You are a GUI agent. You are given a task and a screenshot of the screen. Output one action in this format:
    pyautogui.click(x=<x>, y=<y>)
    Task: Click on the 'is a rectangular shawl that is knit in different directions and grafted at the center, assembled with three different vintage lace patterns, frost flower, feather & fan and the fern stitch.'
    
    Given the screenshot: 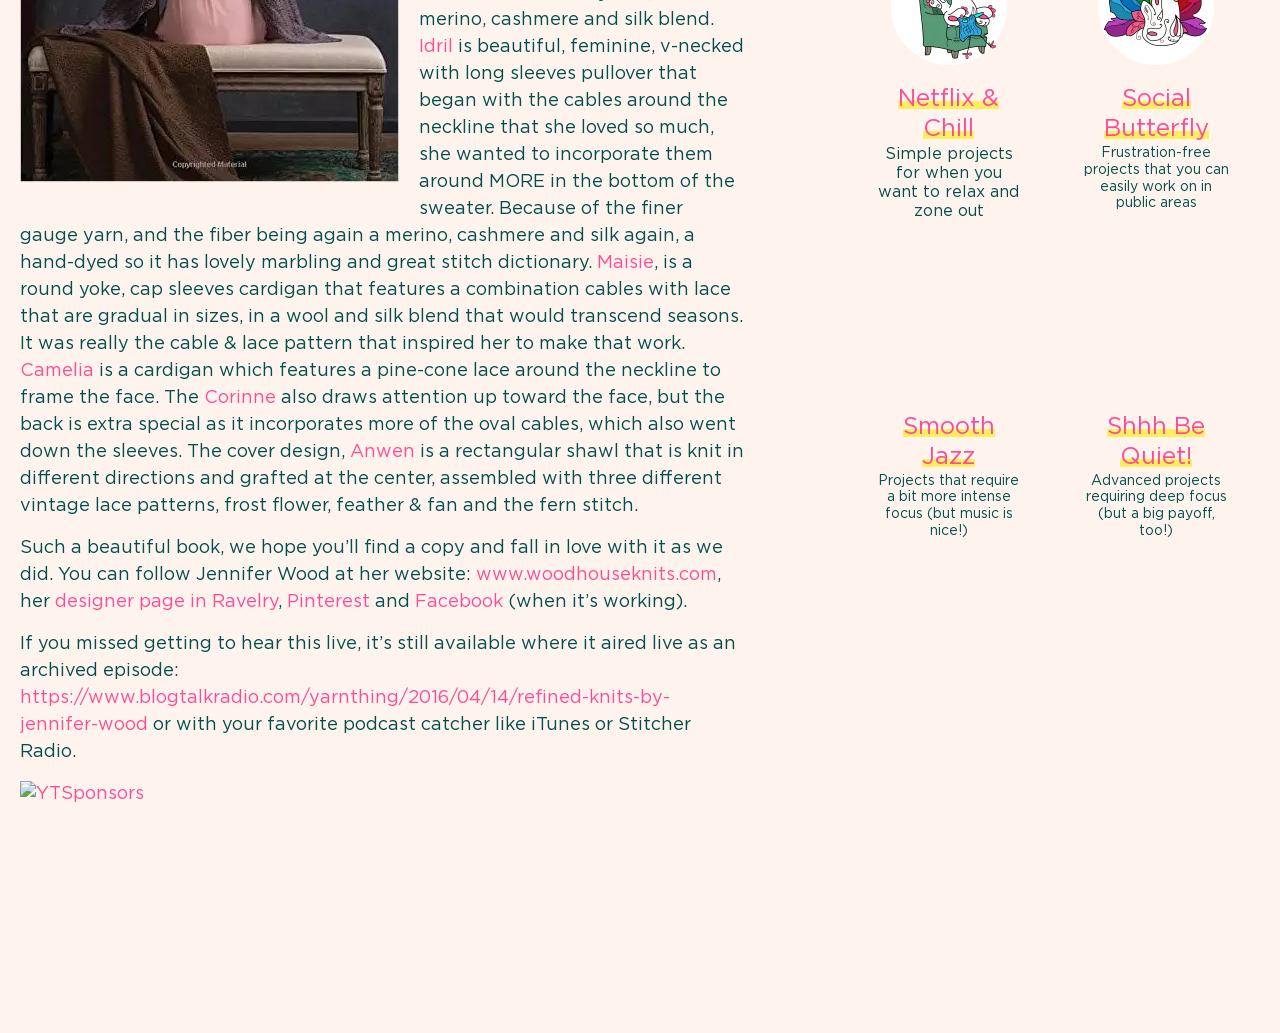 What is the action you would take?
    pyautogui.click(x=19, y=479)
    